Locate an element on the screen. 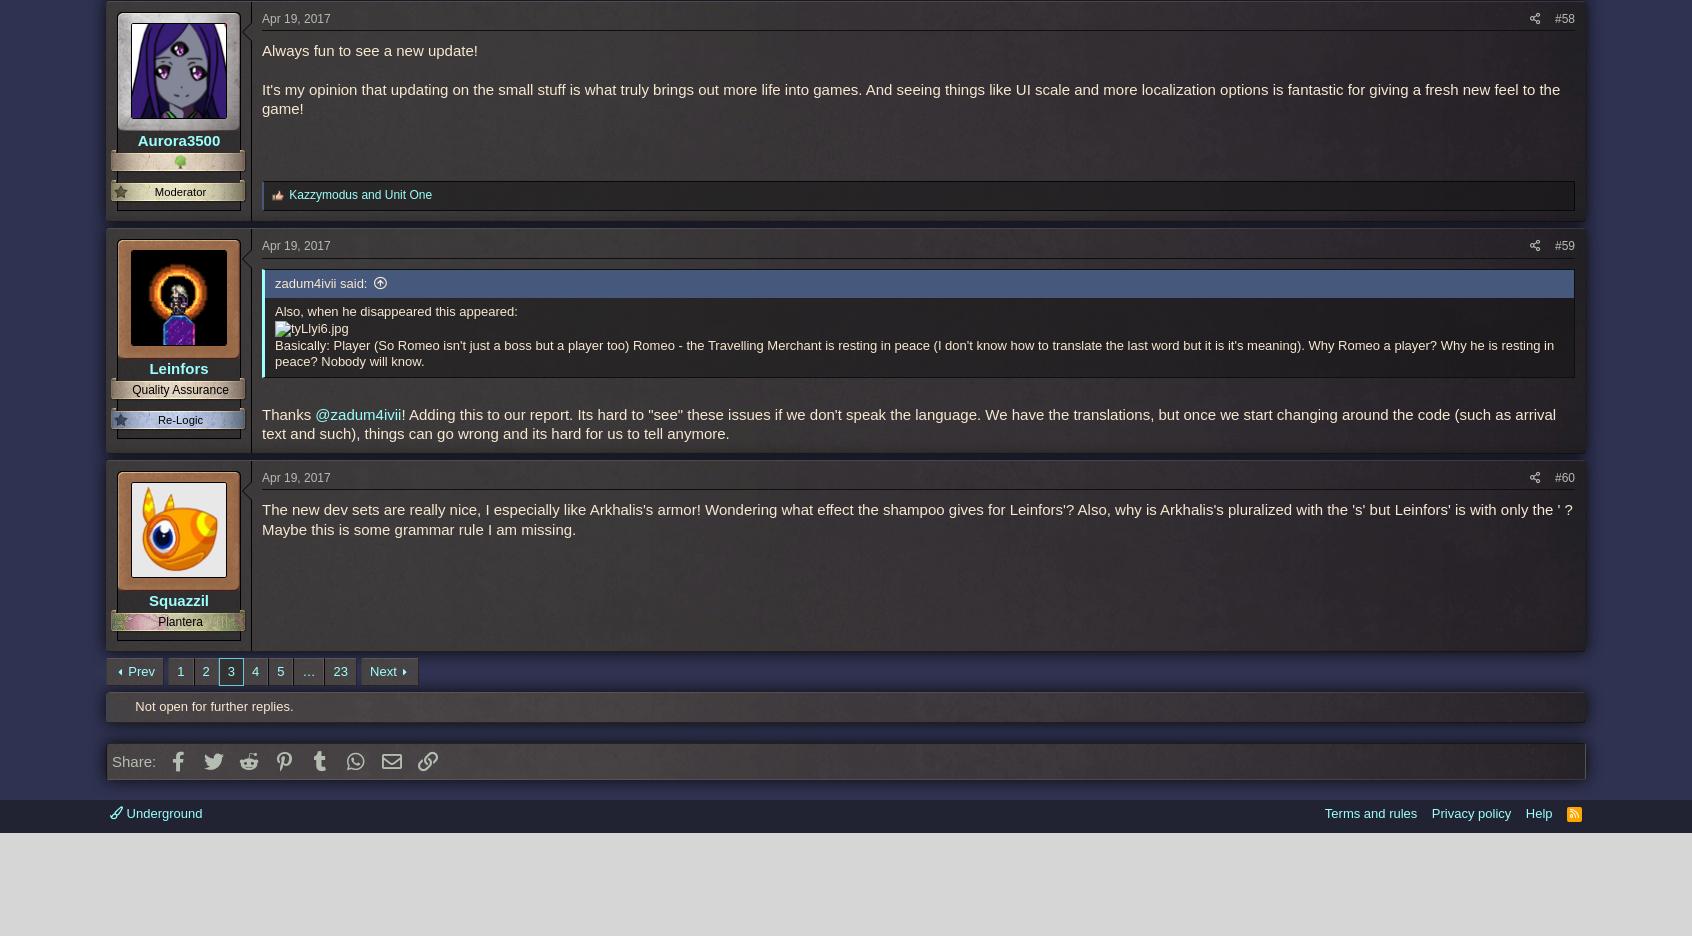 Image resolution: width=1692 pixels, height=936 pixels. 'Kazzymodus' is located at coordinates (322, 193).